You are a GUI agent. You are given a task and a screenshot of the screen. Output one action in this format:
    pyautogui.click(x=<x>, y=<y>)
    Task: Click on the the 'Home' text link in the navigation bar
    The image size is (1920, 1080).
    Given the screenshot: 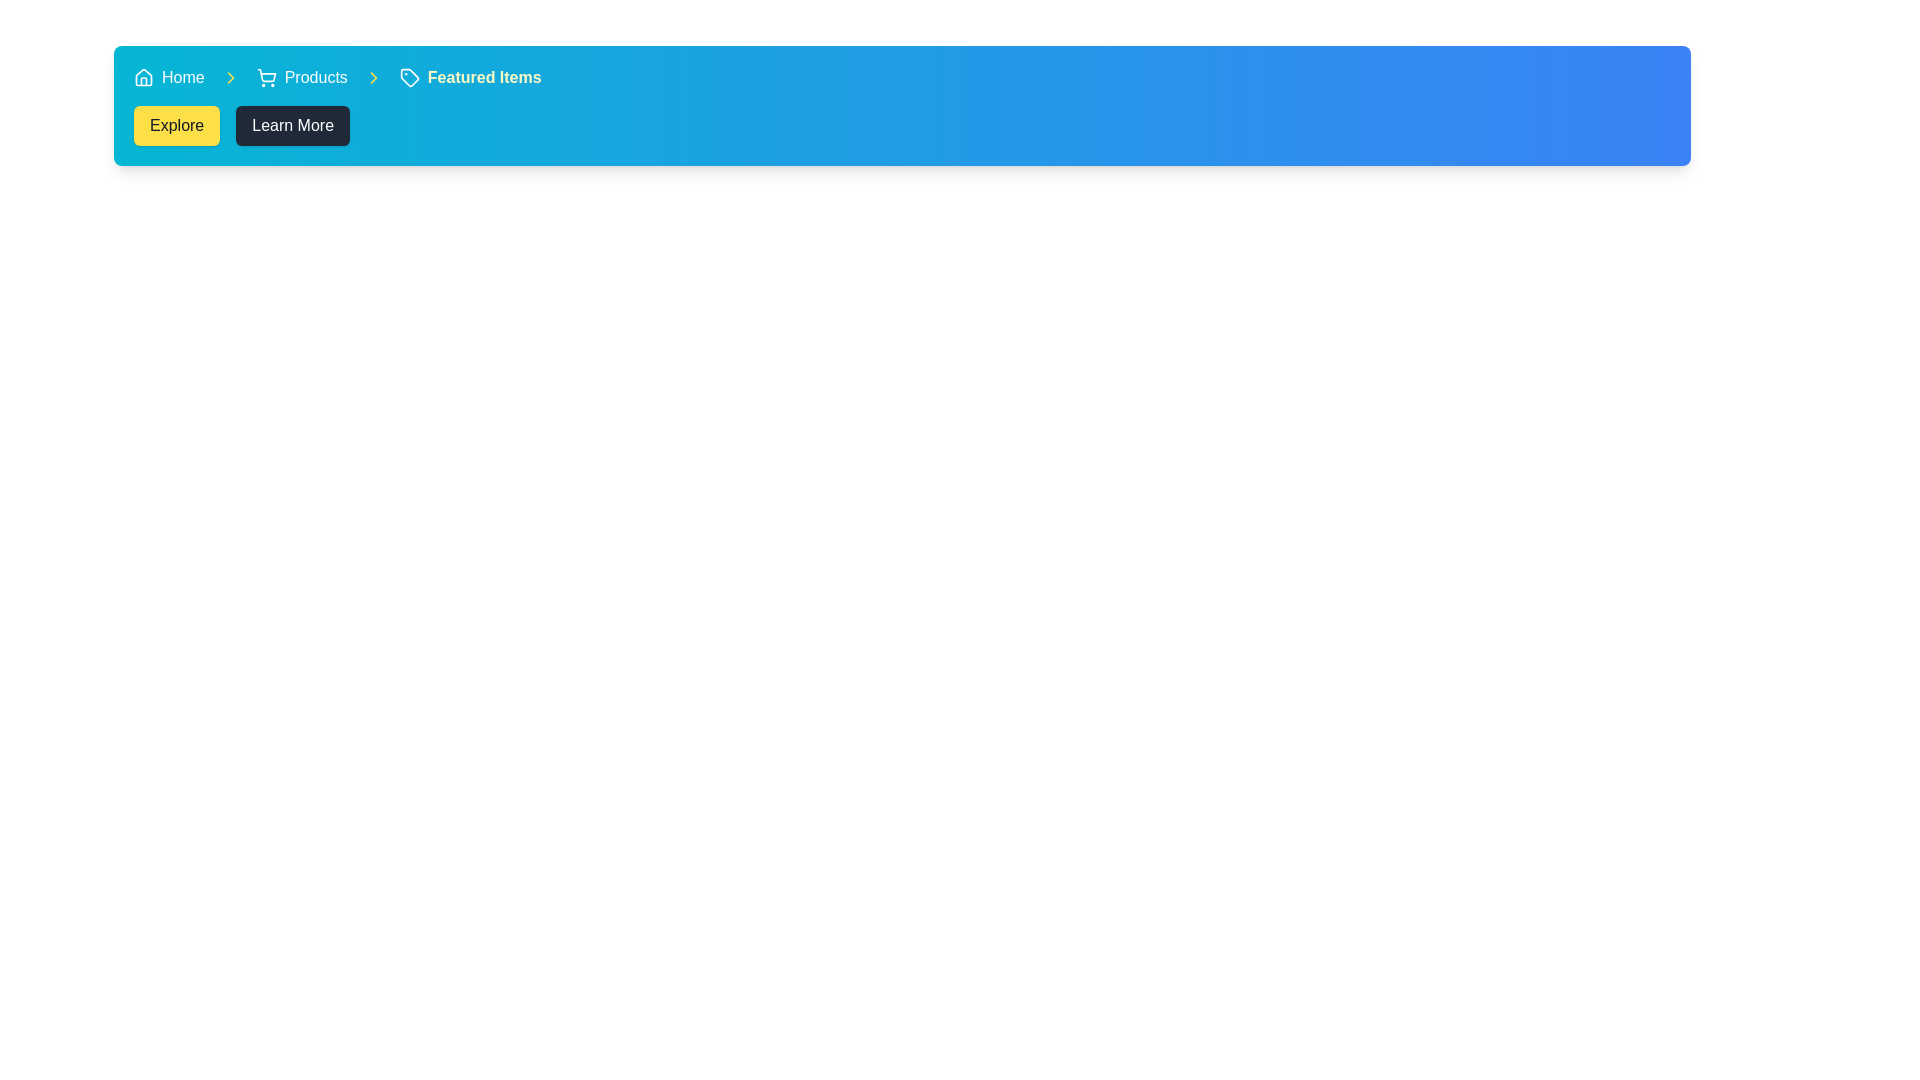 What is the action you would take?
    pyautogui.click(x=183, y=76)
    